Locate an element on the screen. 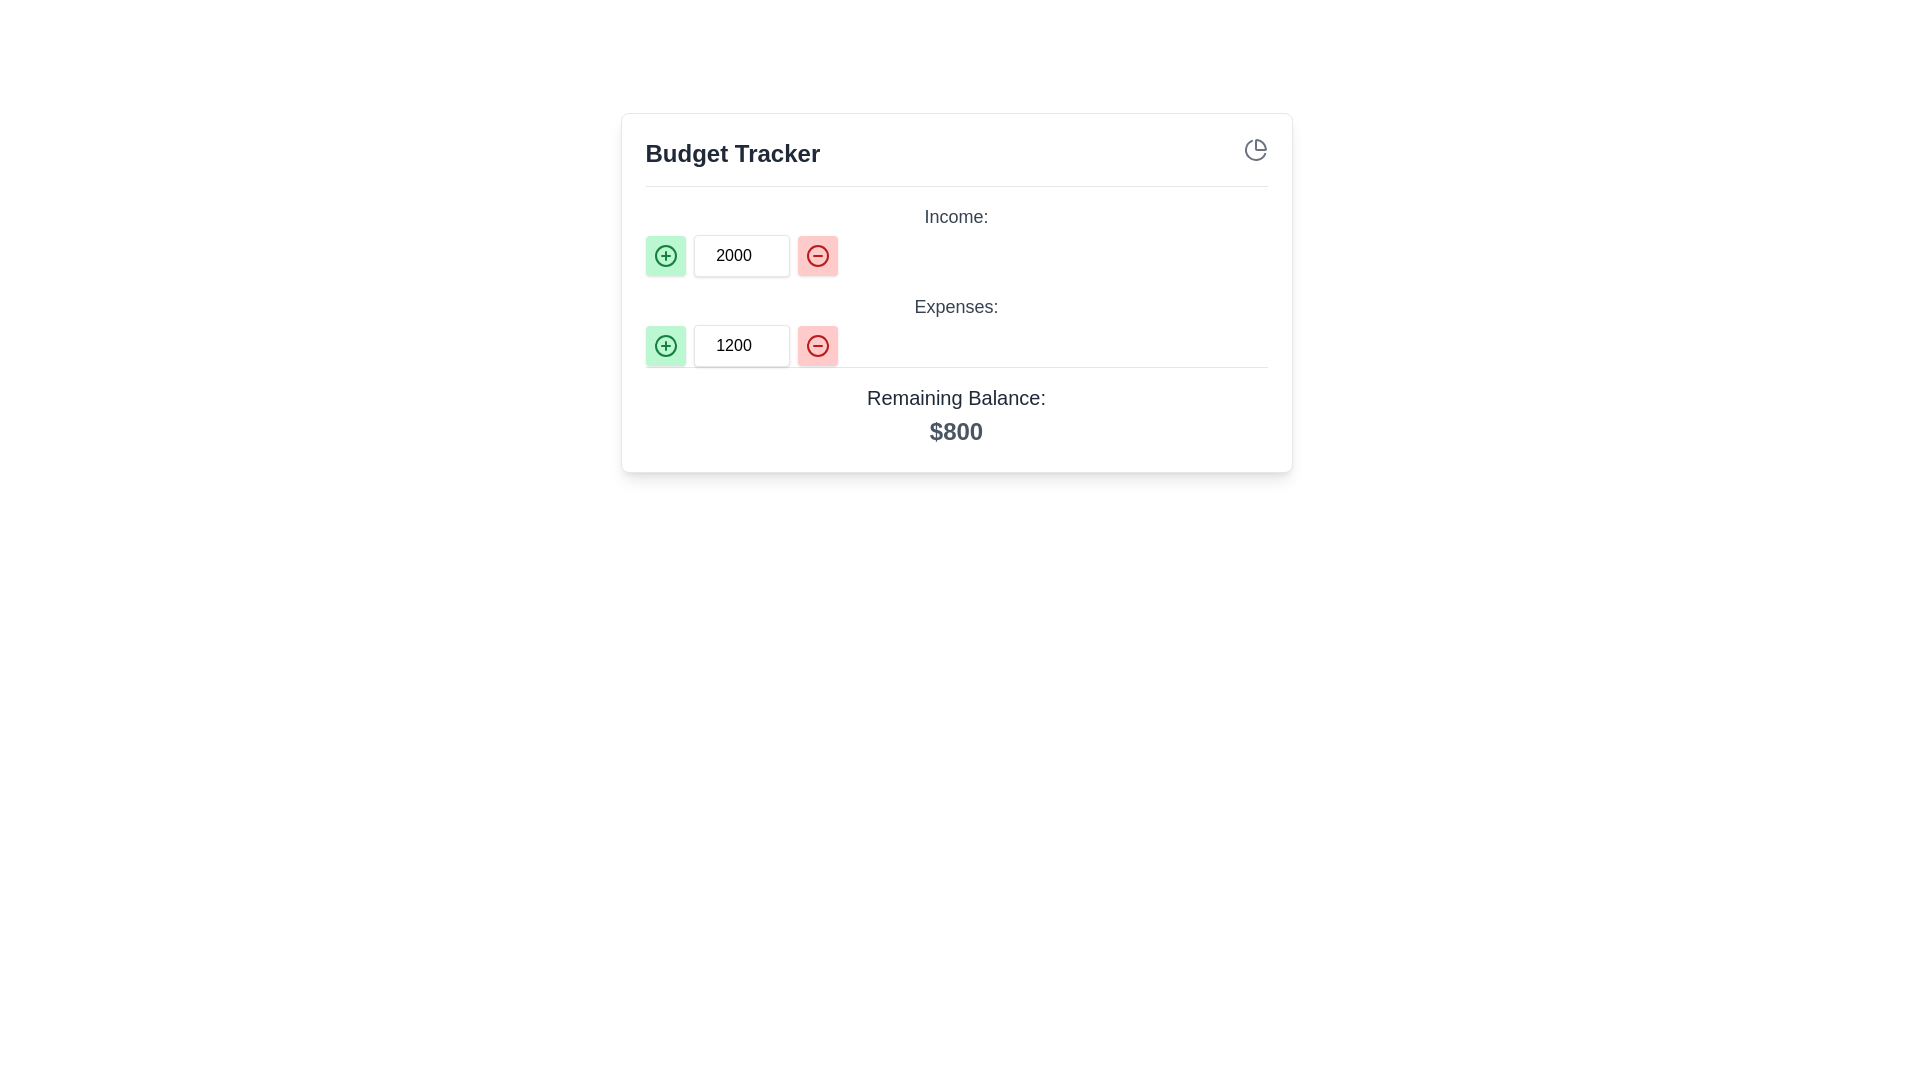 The height and width of the screenshot is (1080, 1920). the rounded button with a light green background and a green plus icon, which is the first button in the second row of controls for managing expenses and income is located at coordinates (665, 345).